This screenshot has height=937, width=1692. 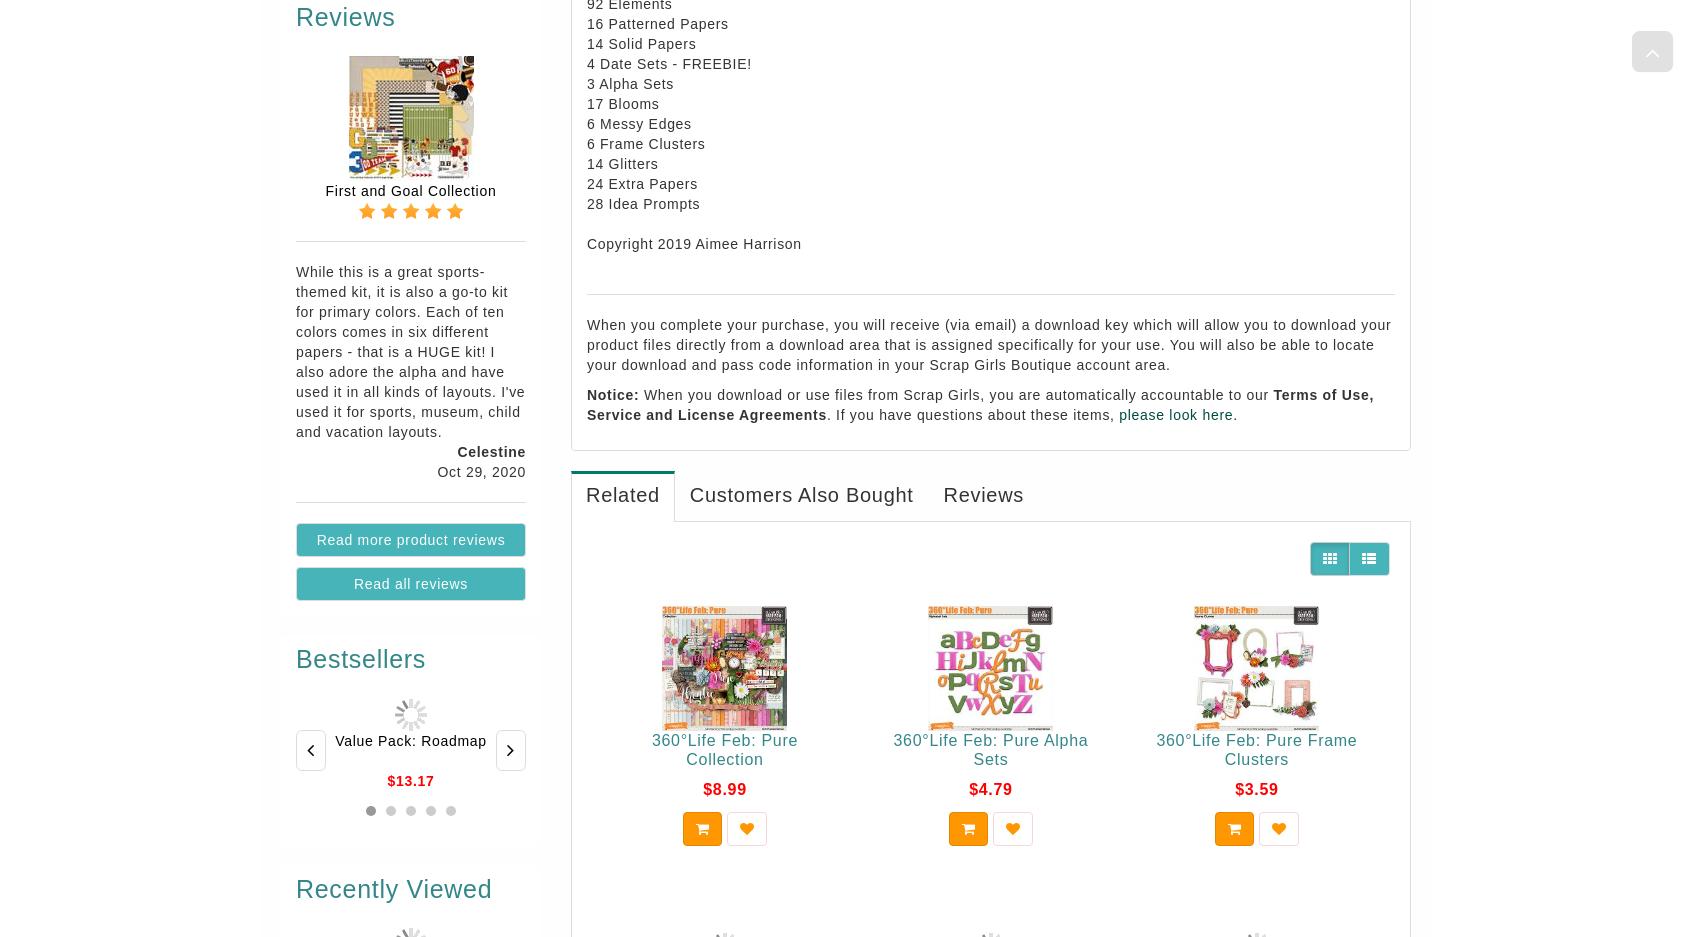 What do you see at coordinates (585, 123) in the screenshot?
I see `'6 Messy Edges'` at bounding box center [585, 123].